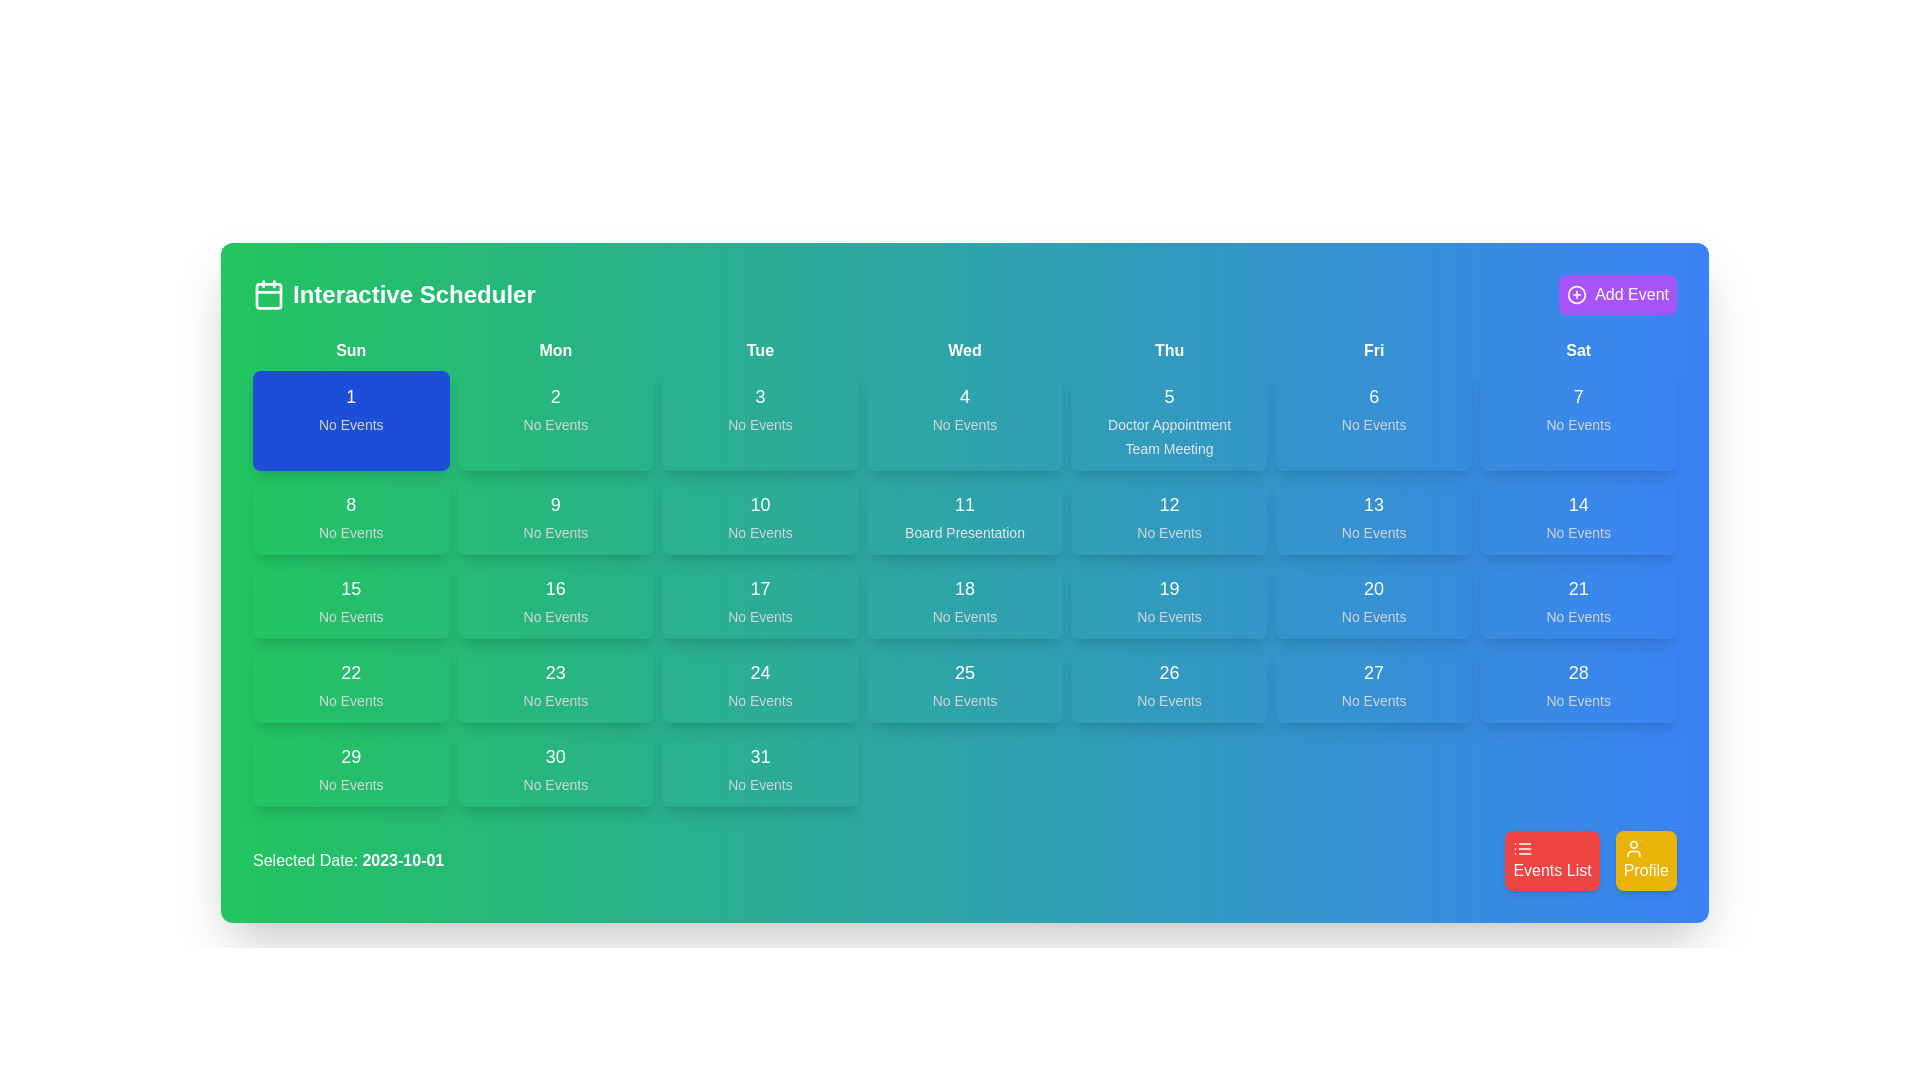 The image size is (1920, 1080). I want to click on from the date cell indicating '21' in the calendar grid, so click(1577, 600).